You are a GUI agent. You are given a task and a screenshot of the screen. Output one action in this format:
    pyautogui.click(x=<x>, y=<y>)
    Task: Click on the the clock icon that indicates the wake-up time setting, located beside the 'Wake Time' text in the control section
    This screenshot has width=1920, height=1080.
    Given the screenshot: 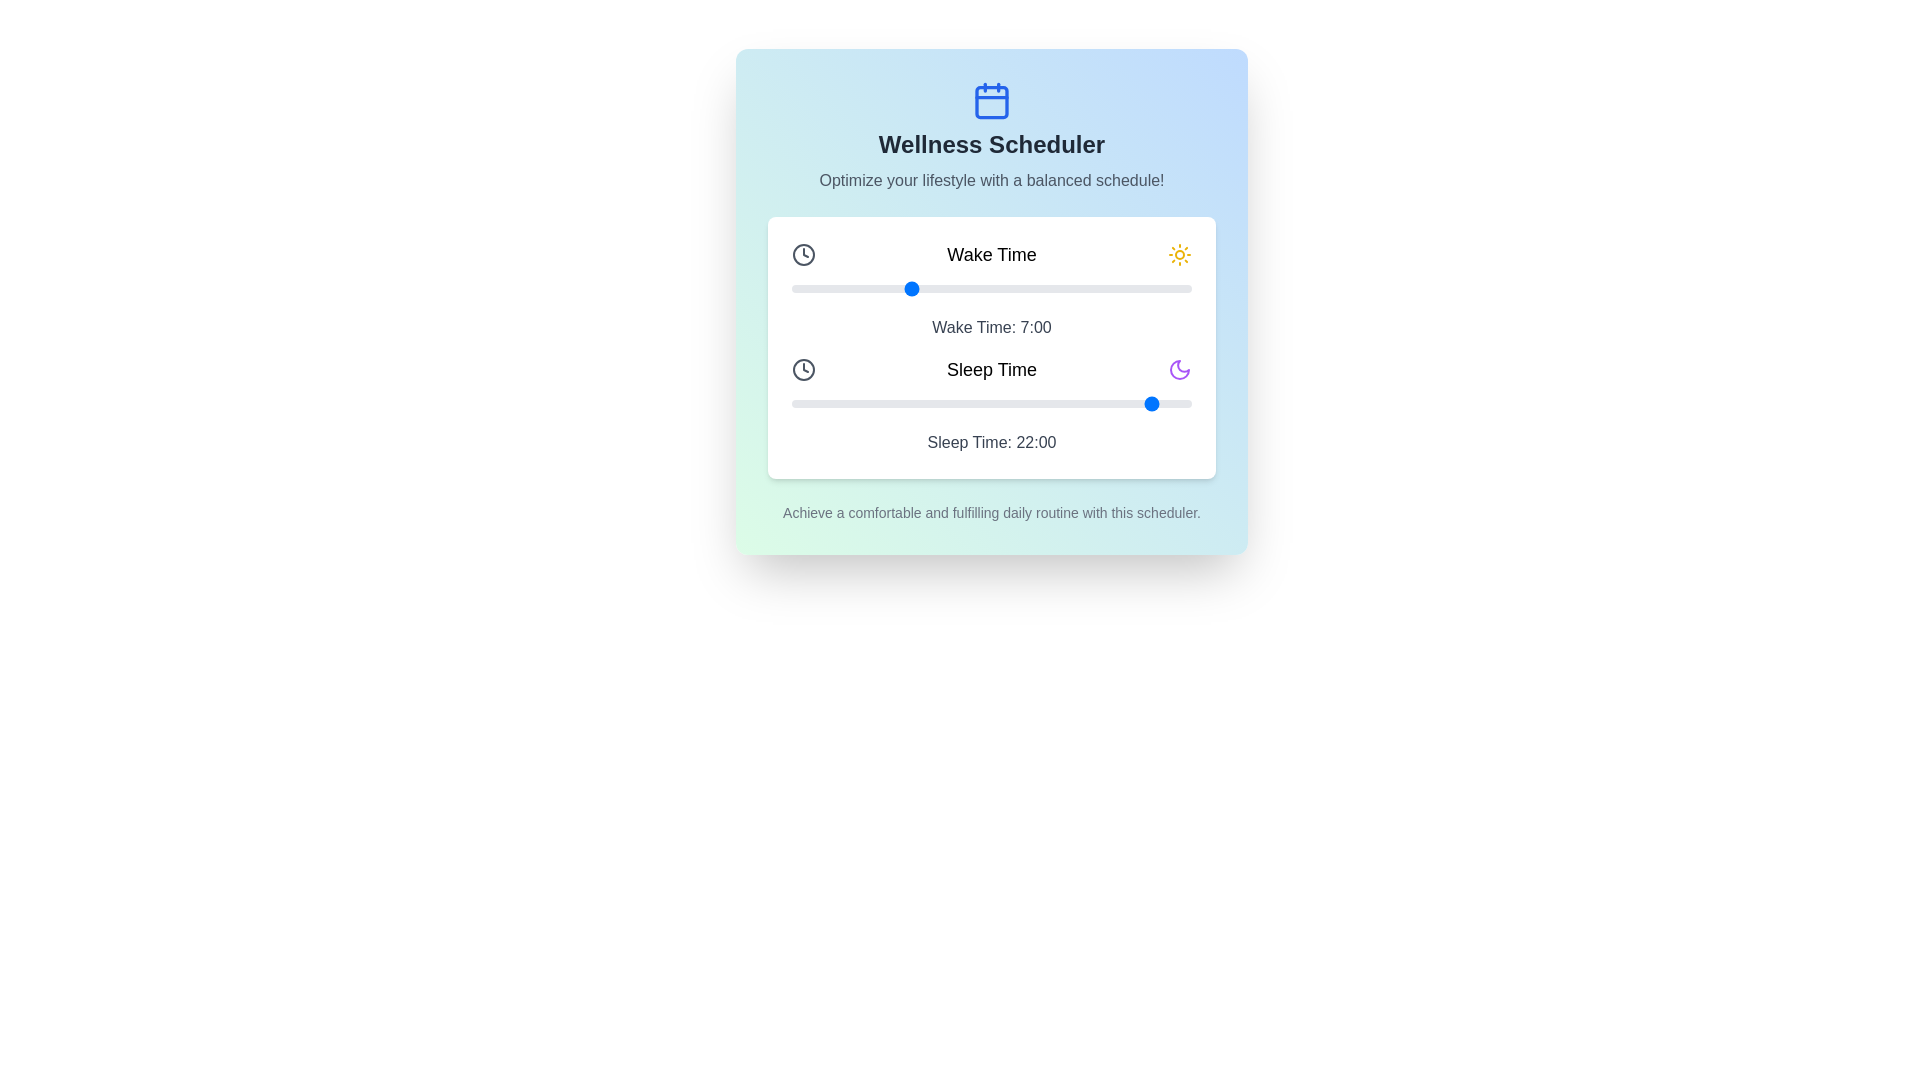 What is the action you would take?
    pyautogui.click(x=804, y=253)
    